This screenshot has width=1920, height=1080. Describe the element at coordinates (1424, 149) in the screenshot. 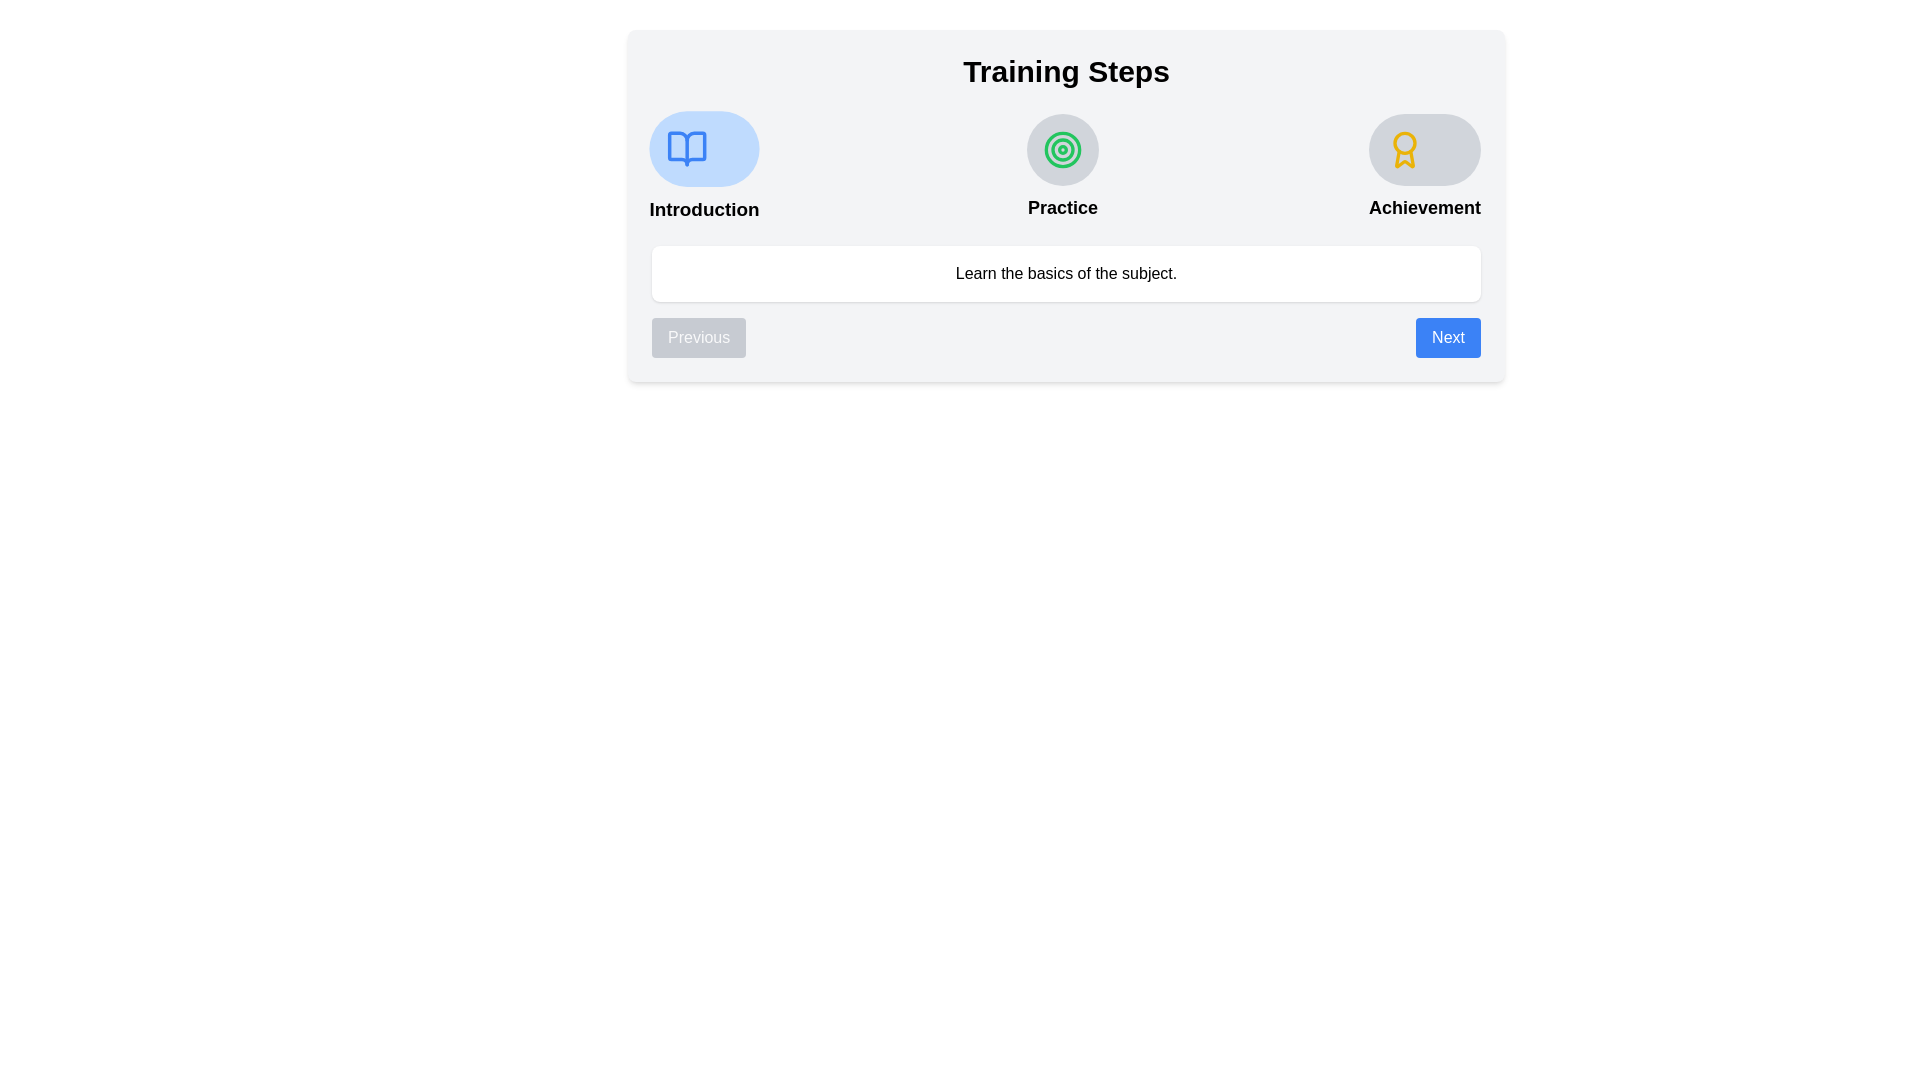

I see `the 'Achievement' step icon to view its details` at that location.